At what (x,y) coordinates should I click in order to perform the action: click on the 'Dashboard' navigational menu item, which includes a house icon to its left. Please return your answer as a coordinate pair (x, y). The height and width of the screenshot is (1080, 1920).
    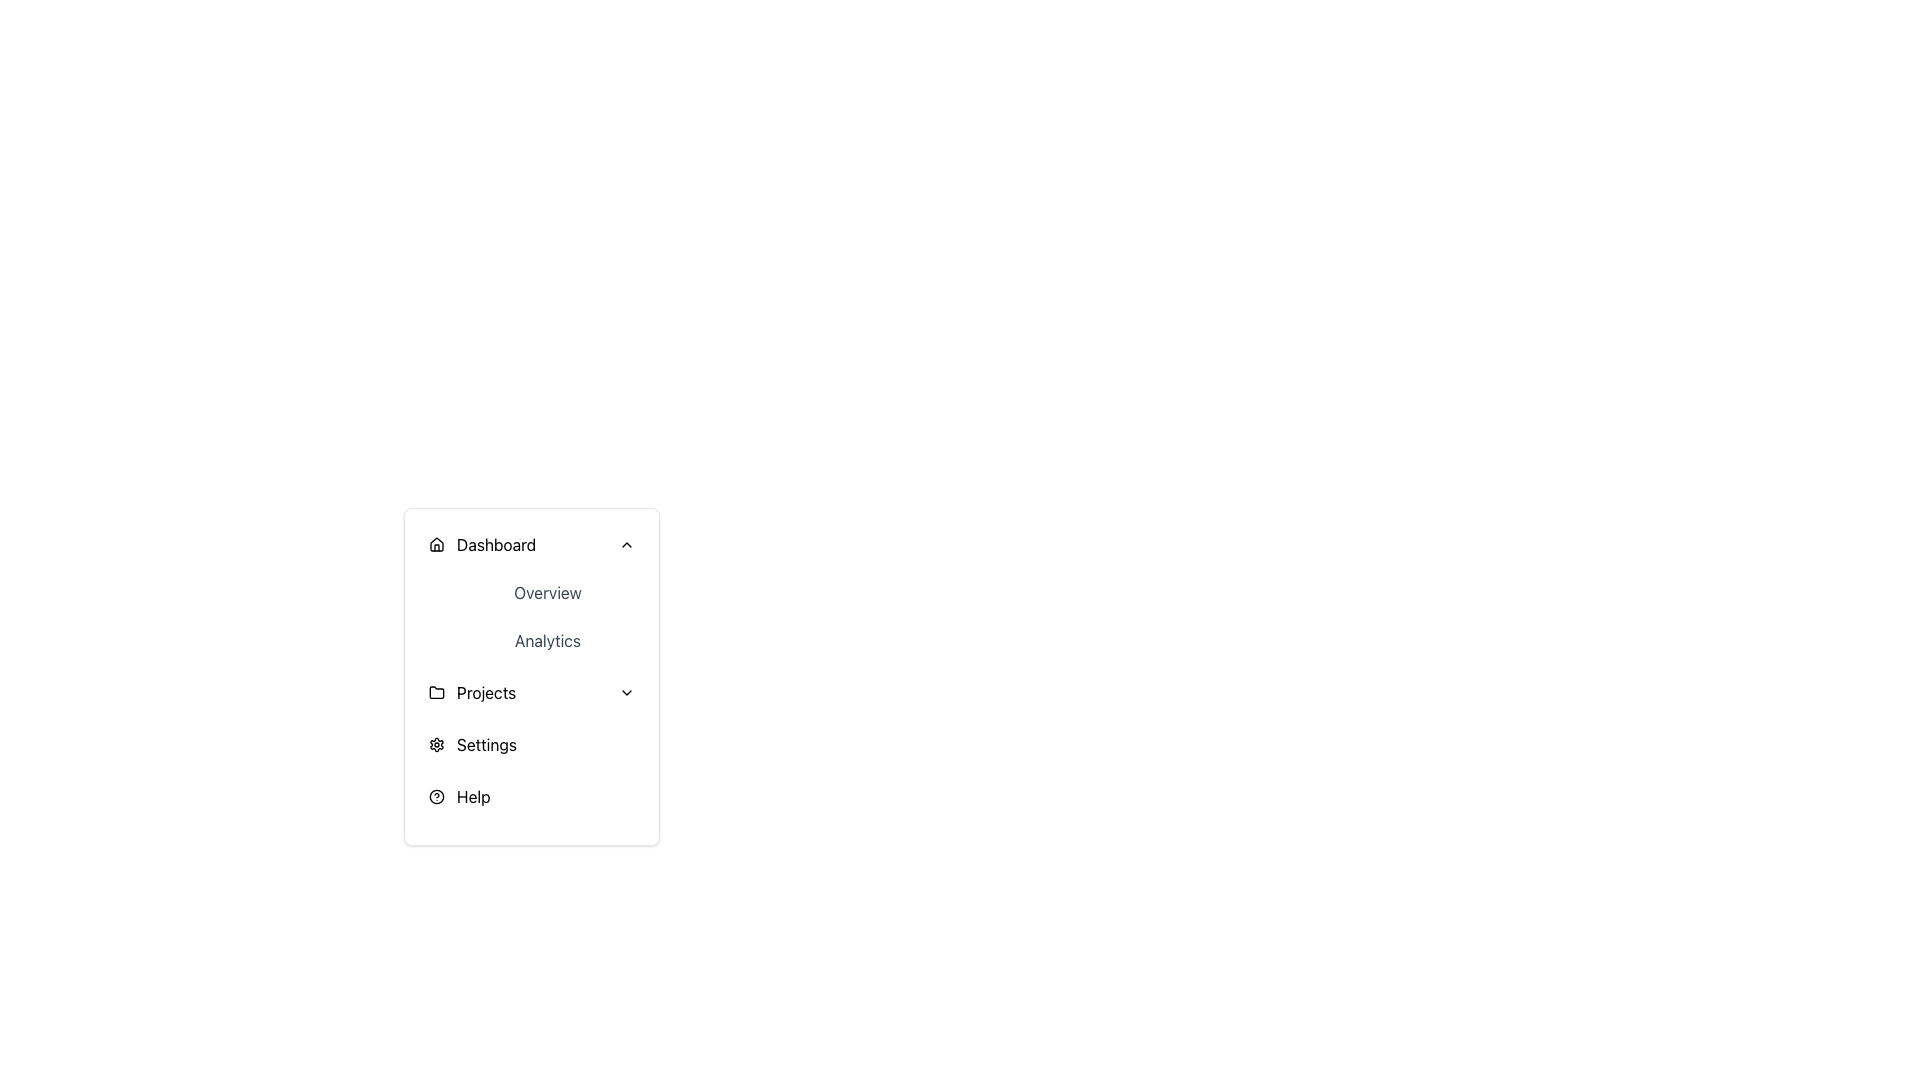
    Looking at the image, I should click on (482, 544).